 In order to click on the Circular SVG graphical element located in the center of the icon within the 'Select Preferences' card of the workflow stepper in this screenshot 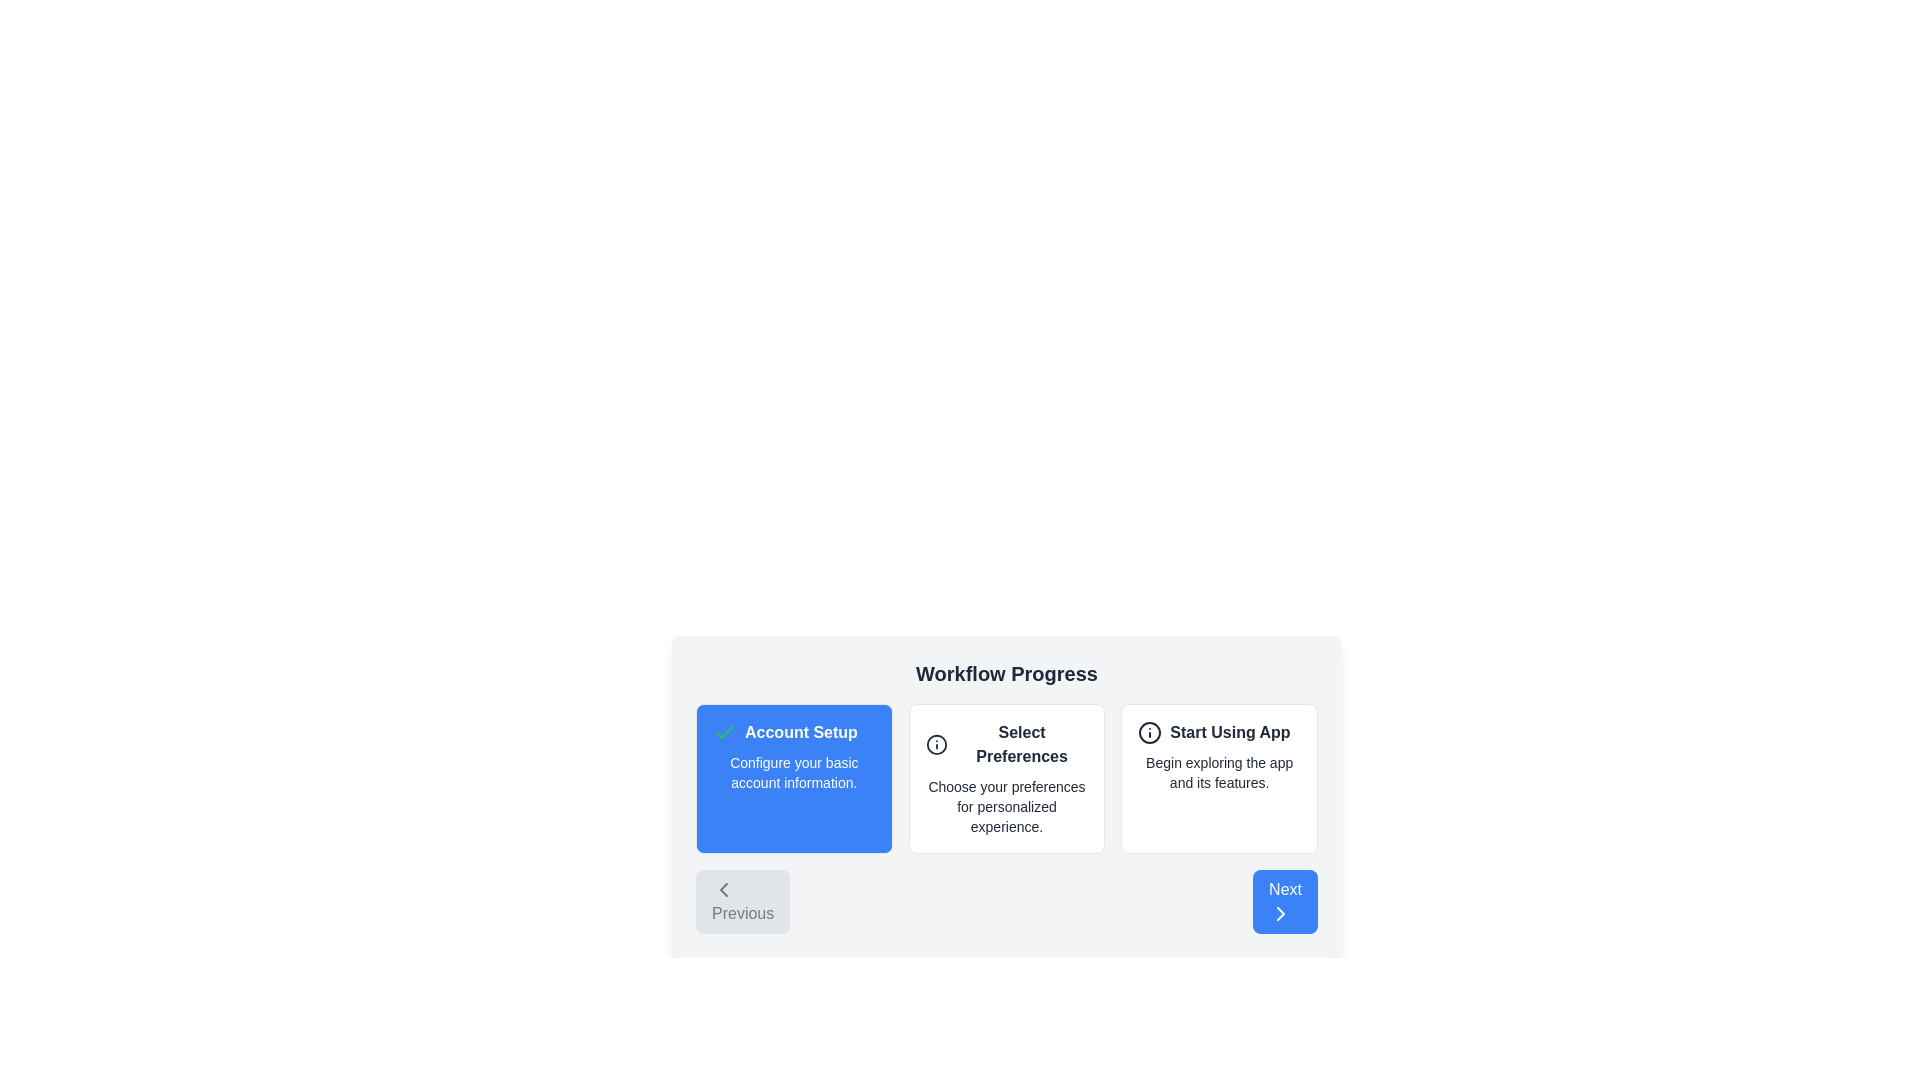, I will do `click(935, 744)`.